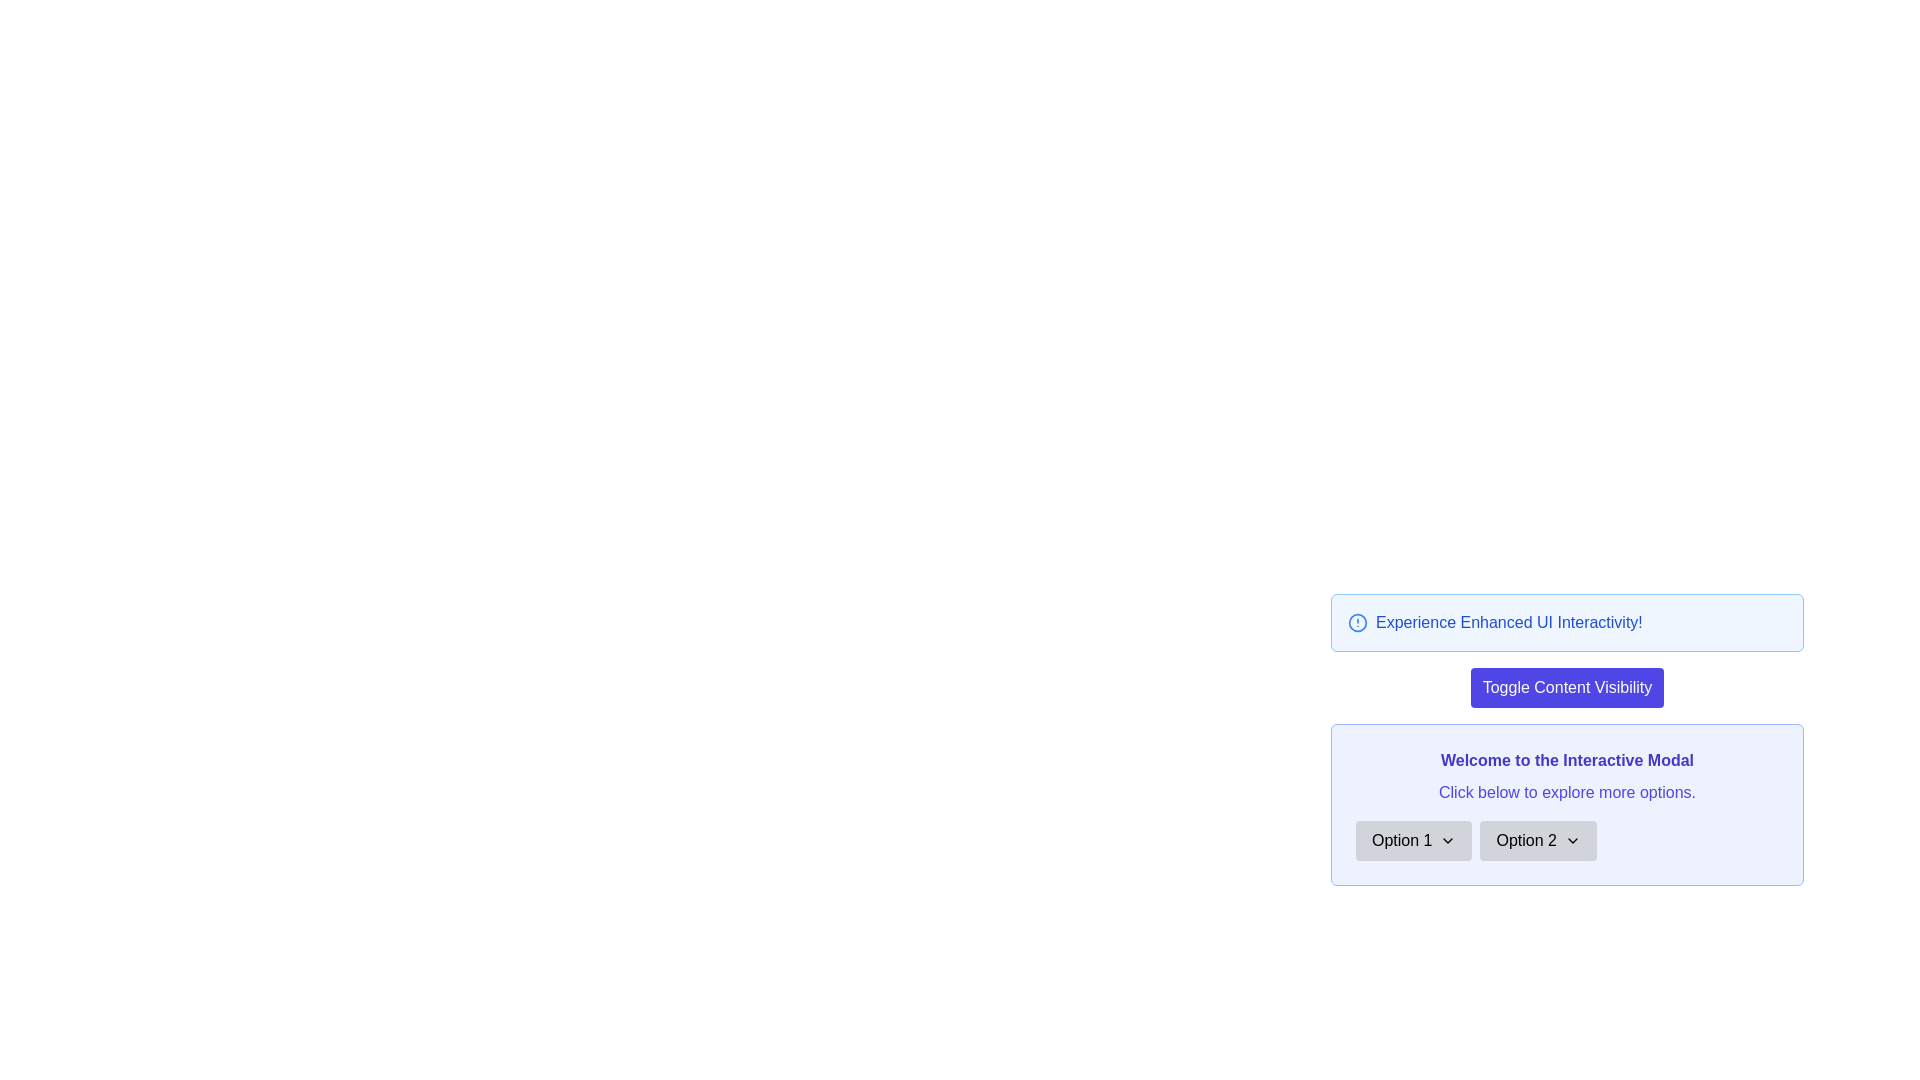 This screenshot has height=1080, width=1920. I want to click on the blue-colored static text label that reads 'Click below, so click(1566, 792).